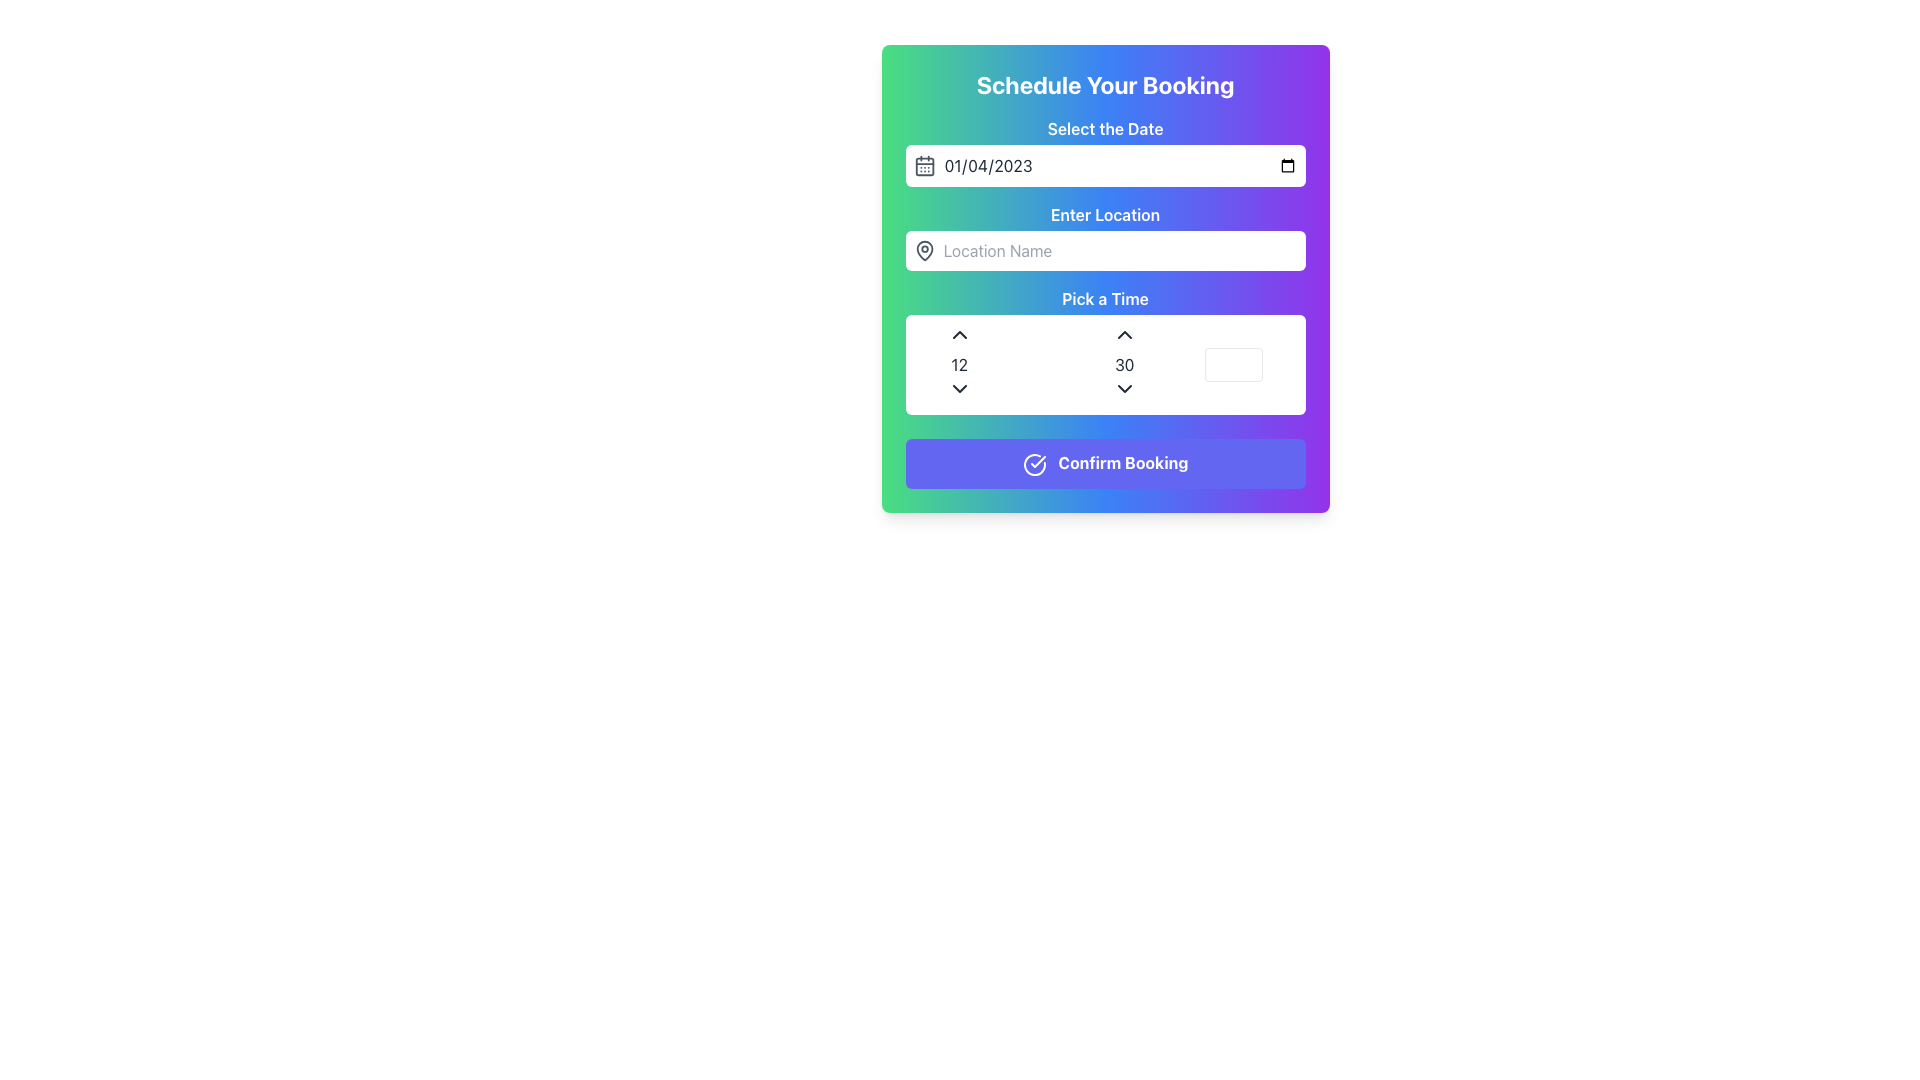  What do you see at coordinates (1038, 461) in the screenshot?
I see `the checkmark icon within the 'Confirm Booking' button, which visually signifies confirmation of the action` at bounding box center [1038, 461].